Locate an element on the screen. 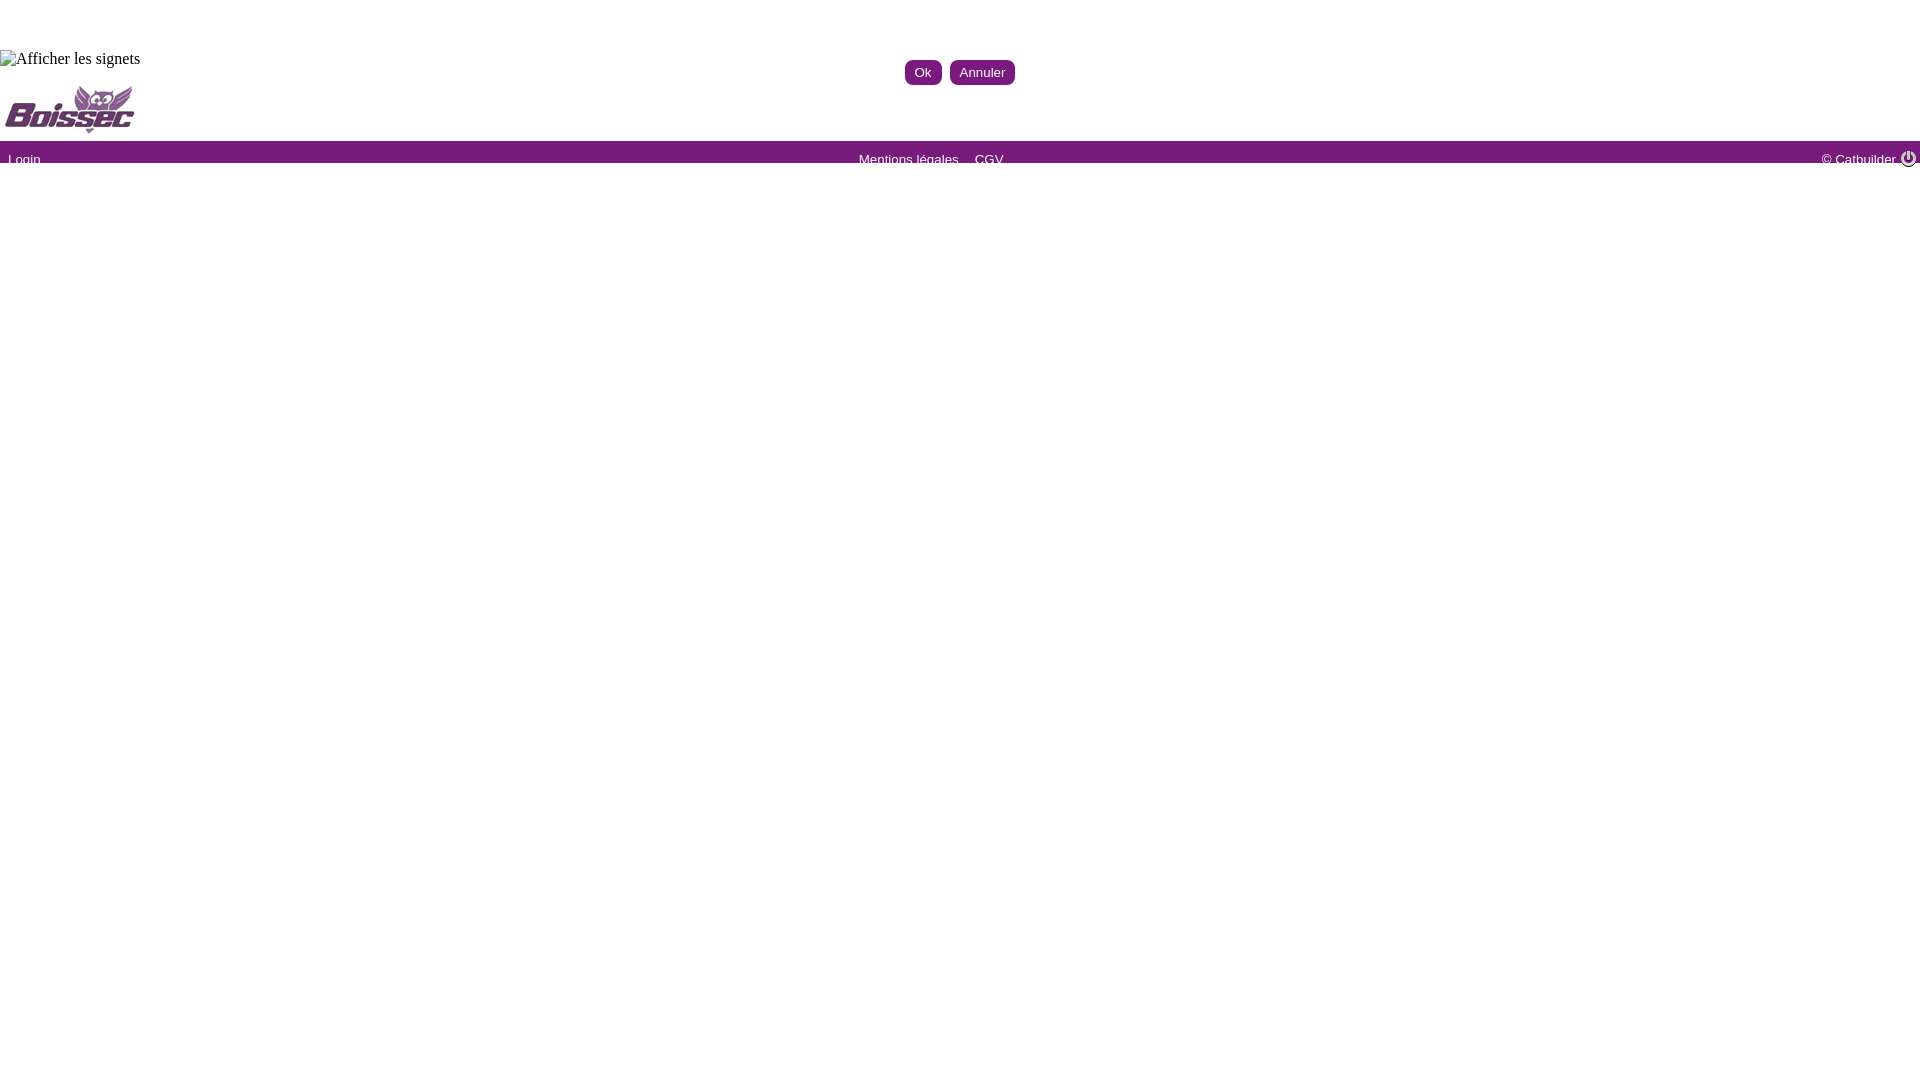 The height and width of the screenshot is (1080, 1920). 'Afficher les signets' is located at coordinates (70, 57).